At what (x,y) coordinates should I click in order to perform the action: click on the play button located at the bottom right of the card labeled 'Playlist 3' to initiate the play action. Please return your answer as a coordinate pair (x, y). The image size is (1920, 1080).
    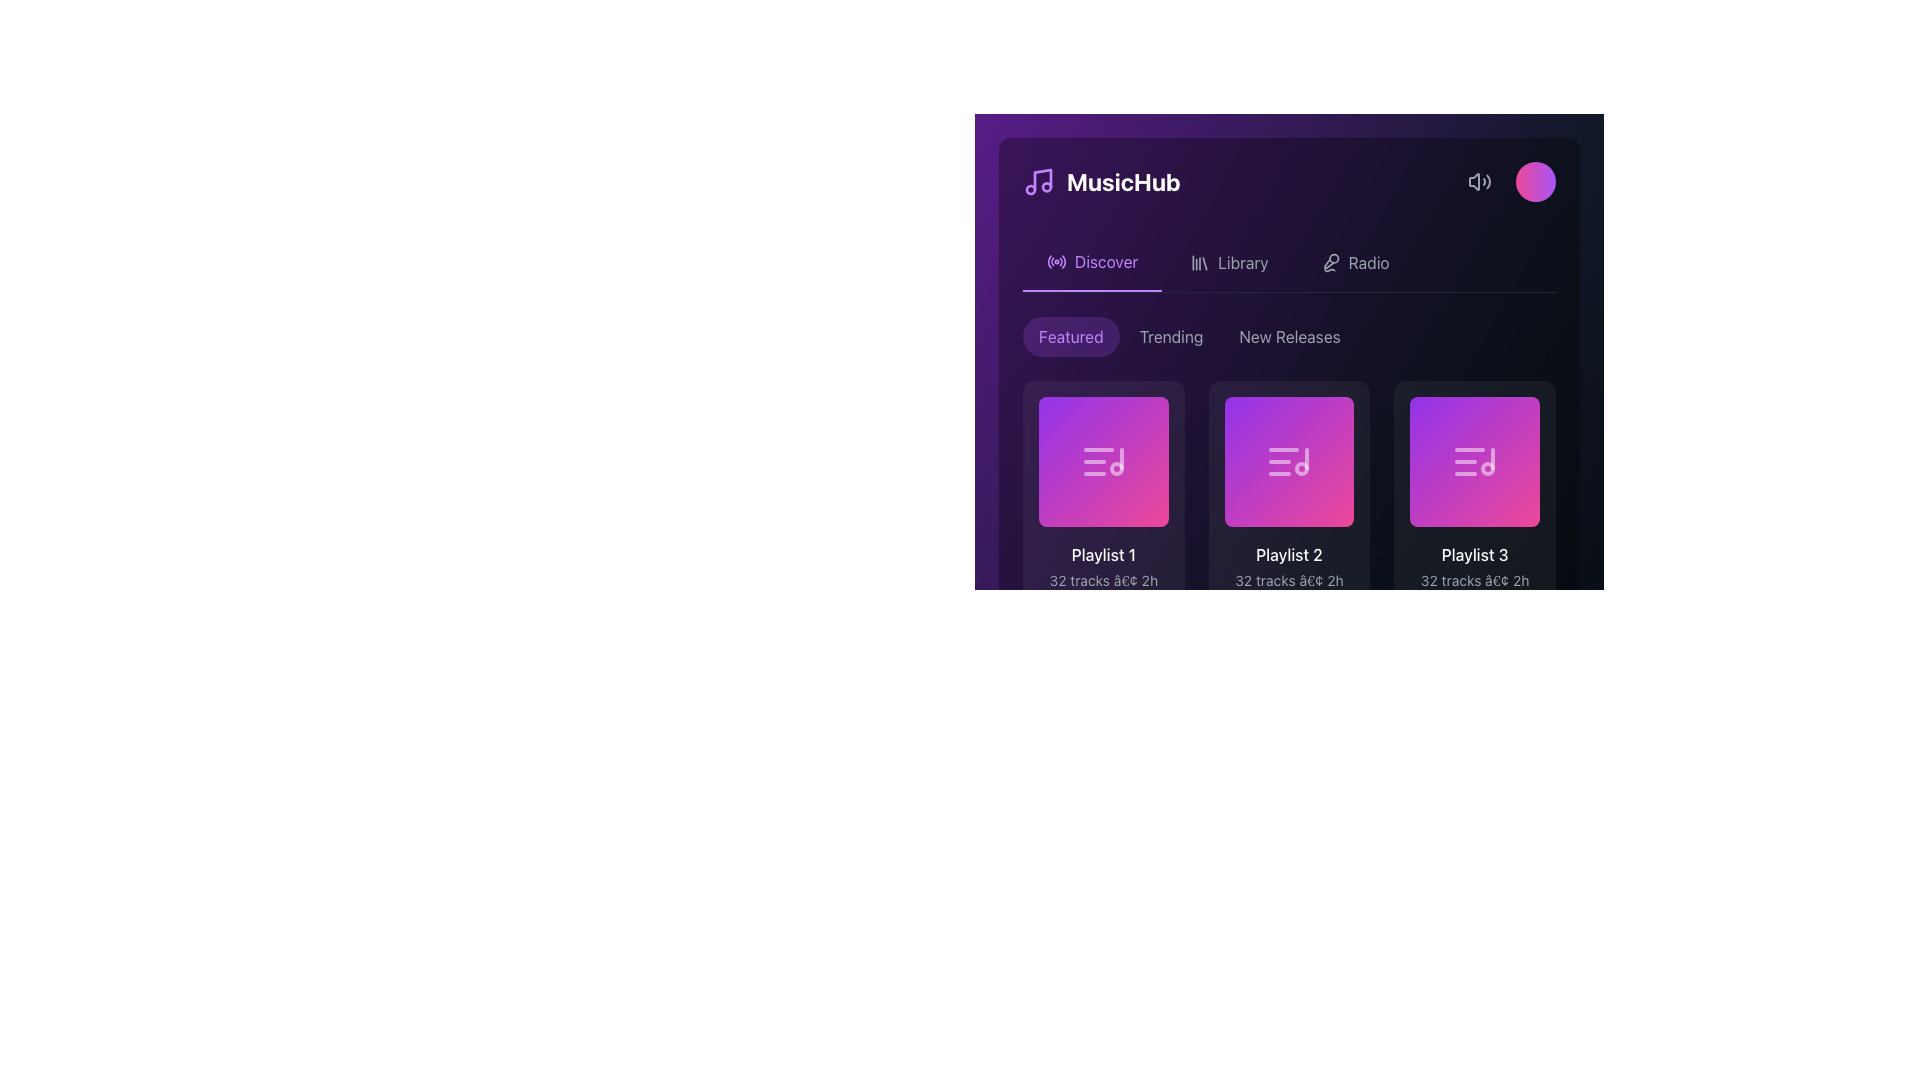
    Looking at the image, I should click on (1499, 478).